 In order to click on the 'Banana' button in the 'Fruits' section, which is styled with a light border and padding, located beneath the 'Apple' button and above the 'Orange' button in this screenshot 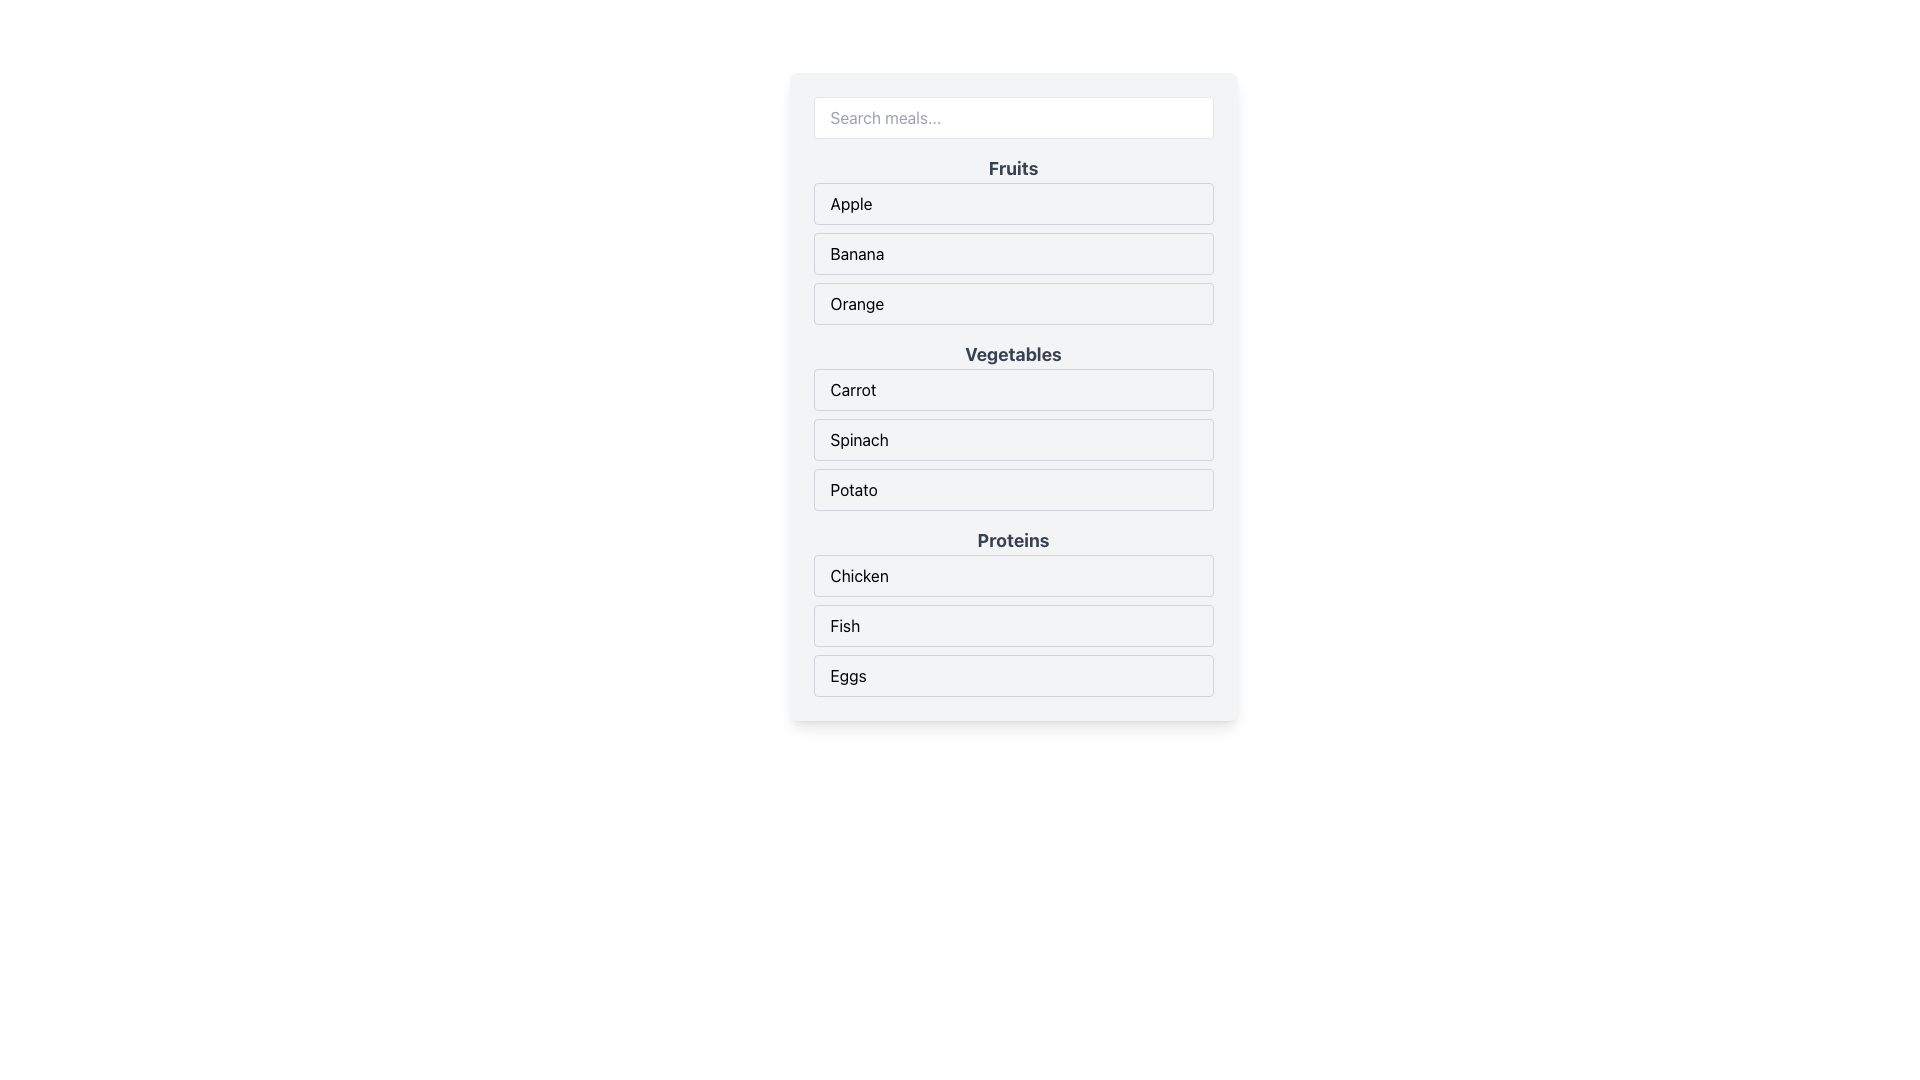, I will do `click(1013, 238)`.